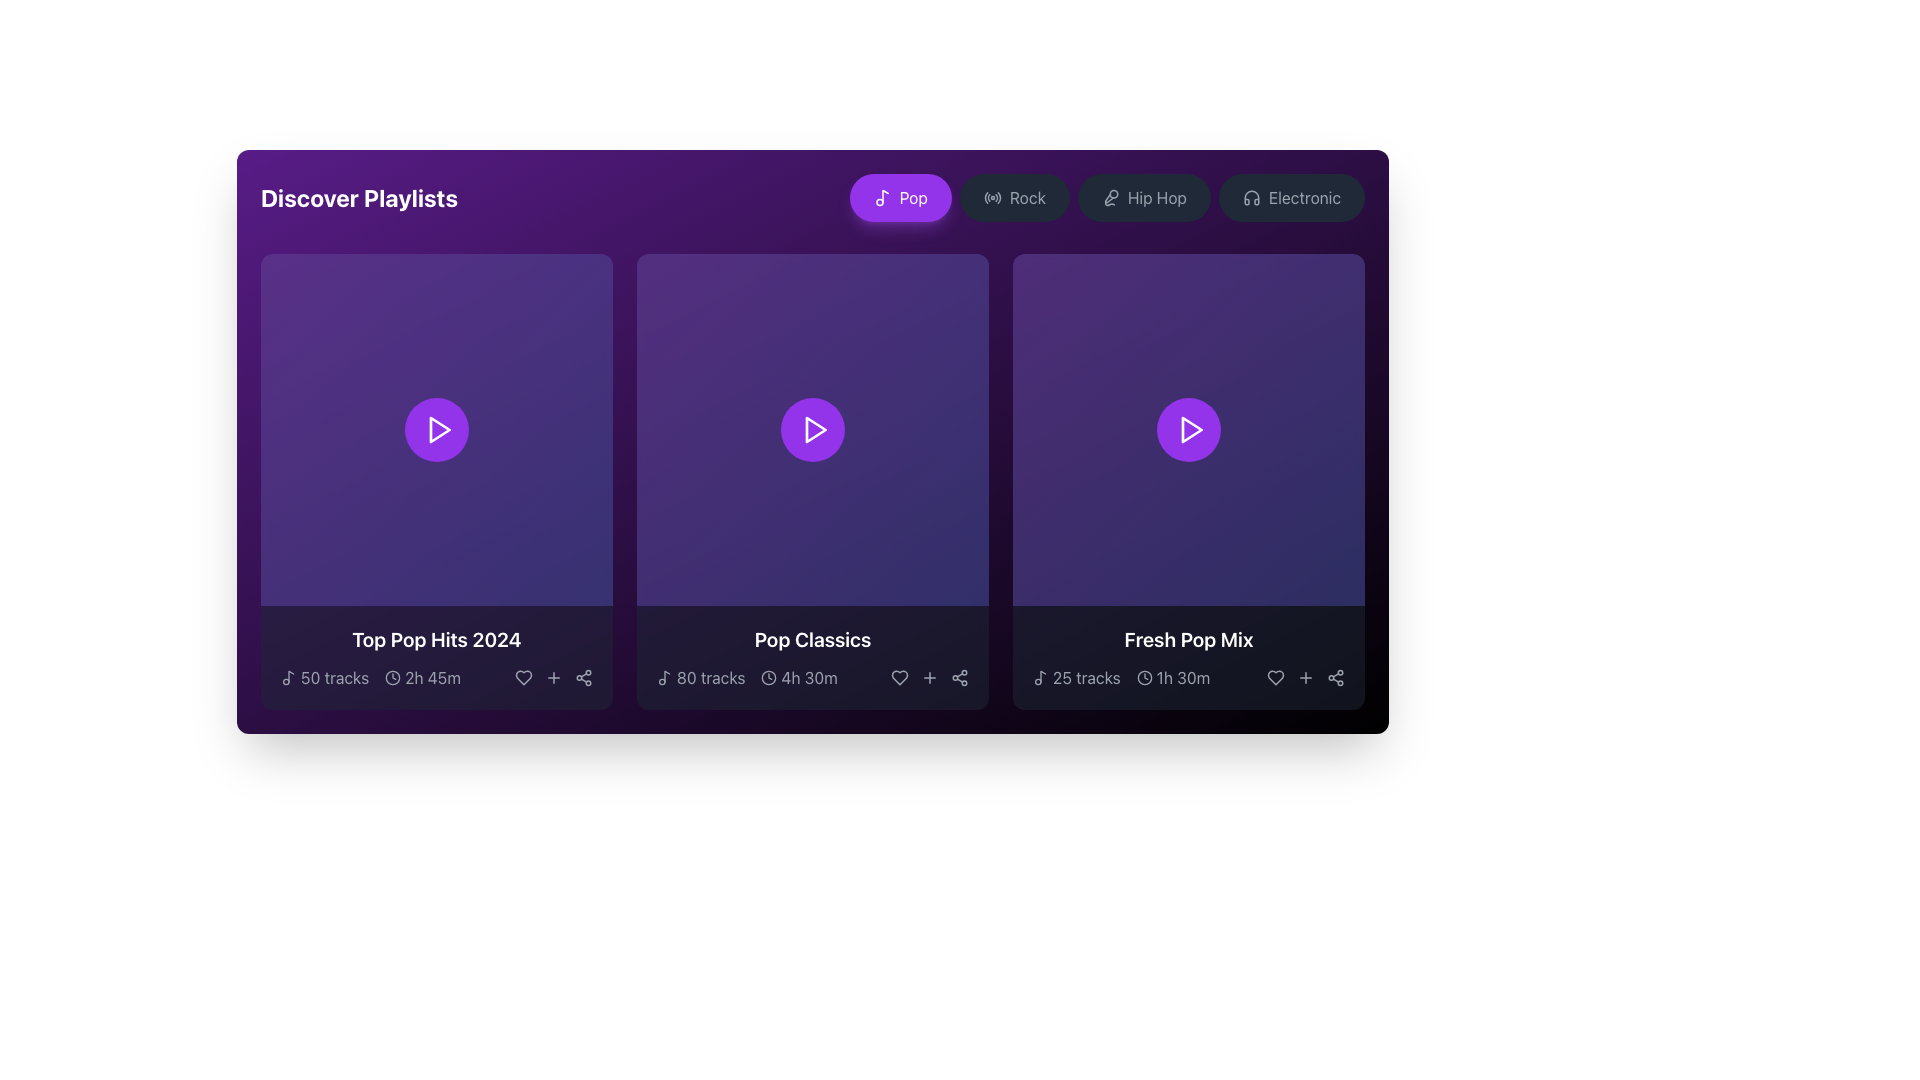 This screenshot has height=1080, width=1920. Describe the element at coordinates (335, 677) in the screenshot. I see `the text label indicating the number of tracks available in the 'Top Pop Hits 2024' playlist` at that location.